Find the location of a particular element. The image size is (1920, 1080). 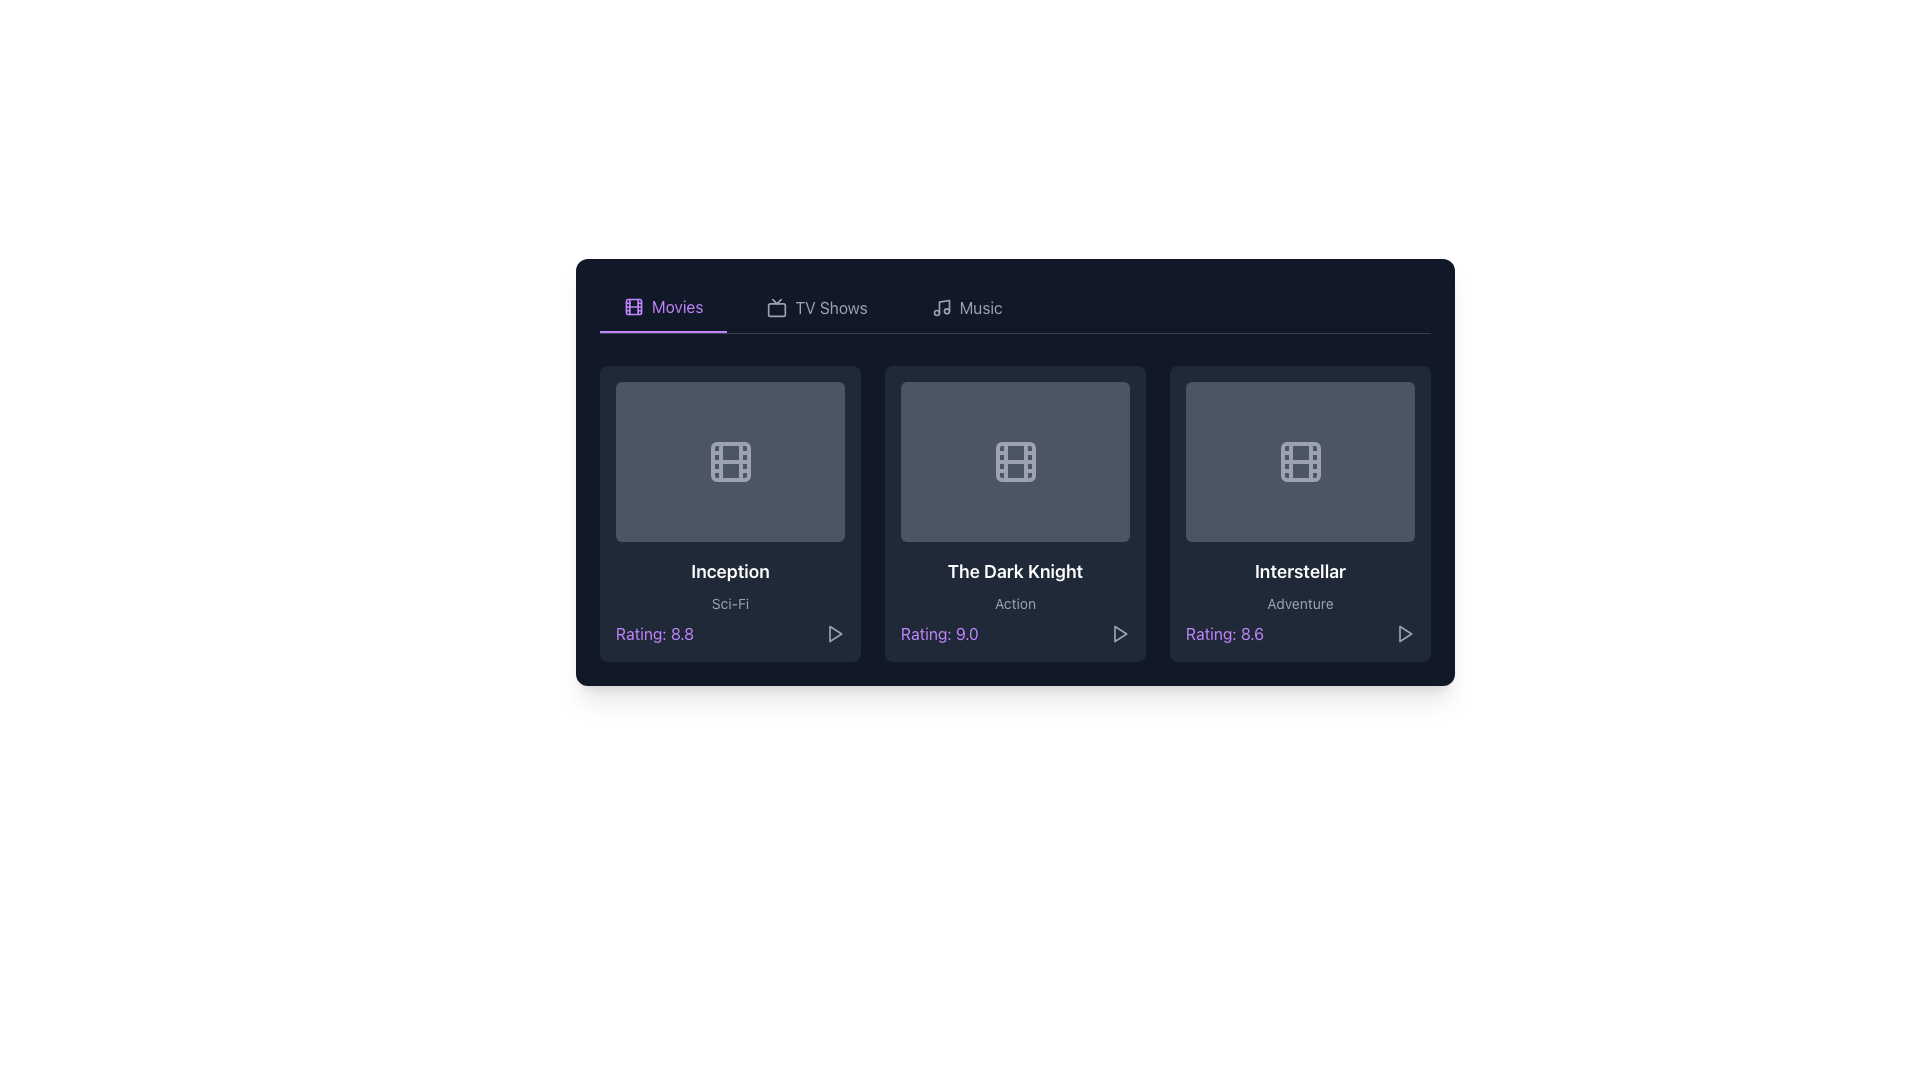

numerical rating displayed below the card title 'The Dark Knight' in the middle card of the horizontal card layout is located at coordinates (938, 633).